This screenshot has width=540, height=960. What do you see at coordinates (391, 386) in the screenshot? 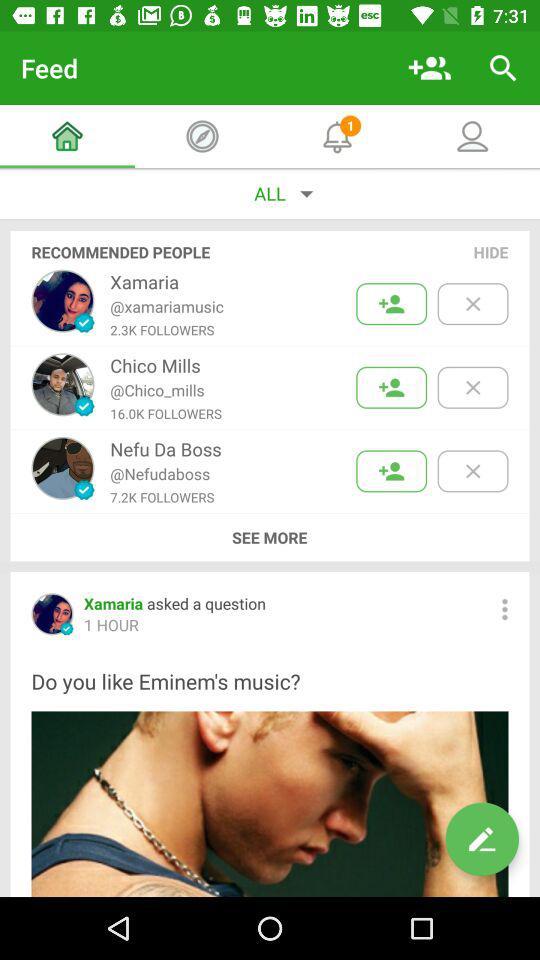
I see `friend` at bounding box center [391, 386].